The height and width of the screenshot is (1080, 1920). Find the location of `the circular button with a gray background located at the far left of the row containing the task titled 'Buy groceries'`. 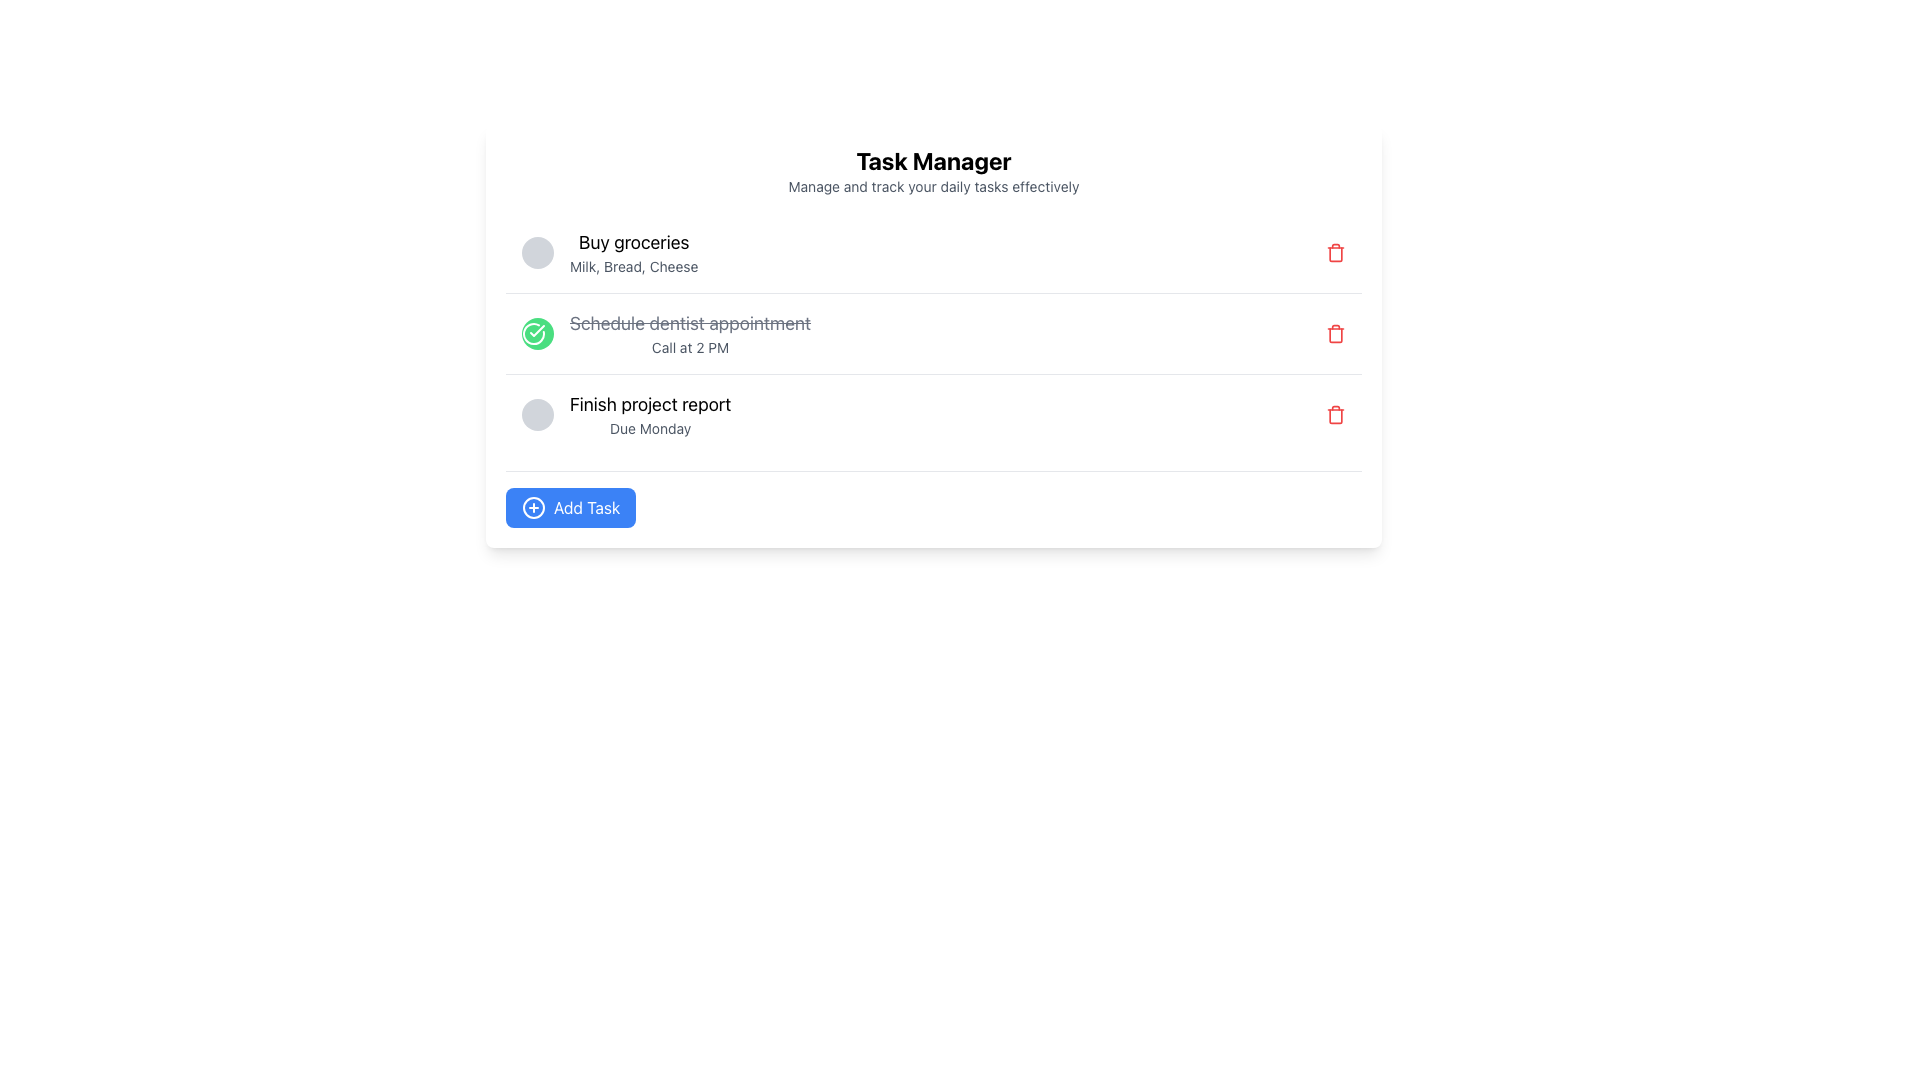

the circular button with a gray background located at the far left of the row containing the task titled 'Buy groceries' is located at coordinates (537, 252).